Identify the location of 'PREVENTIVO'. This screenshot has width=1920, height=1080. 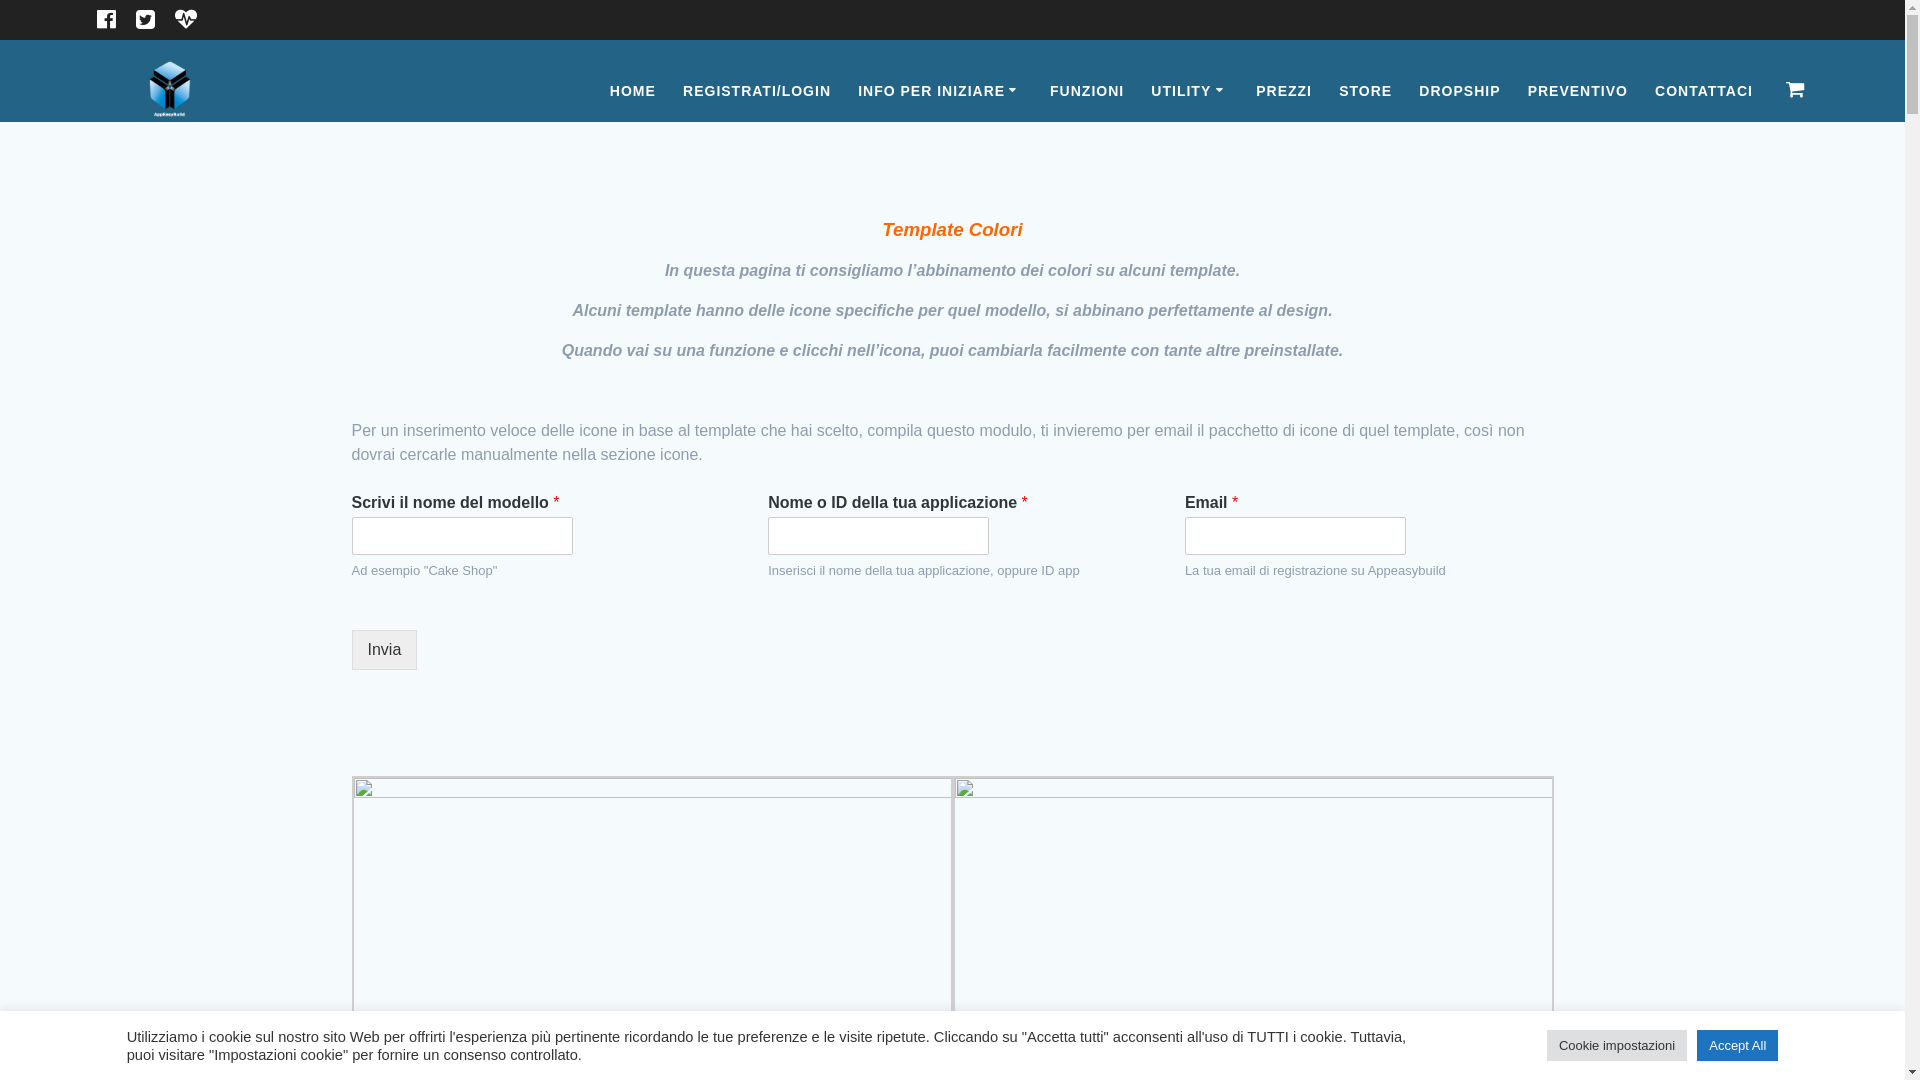
(1577, 91).